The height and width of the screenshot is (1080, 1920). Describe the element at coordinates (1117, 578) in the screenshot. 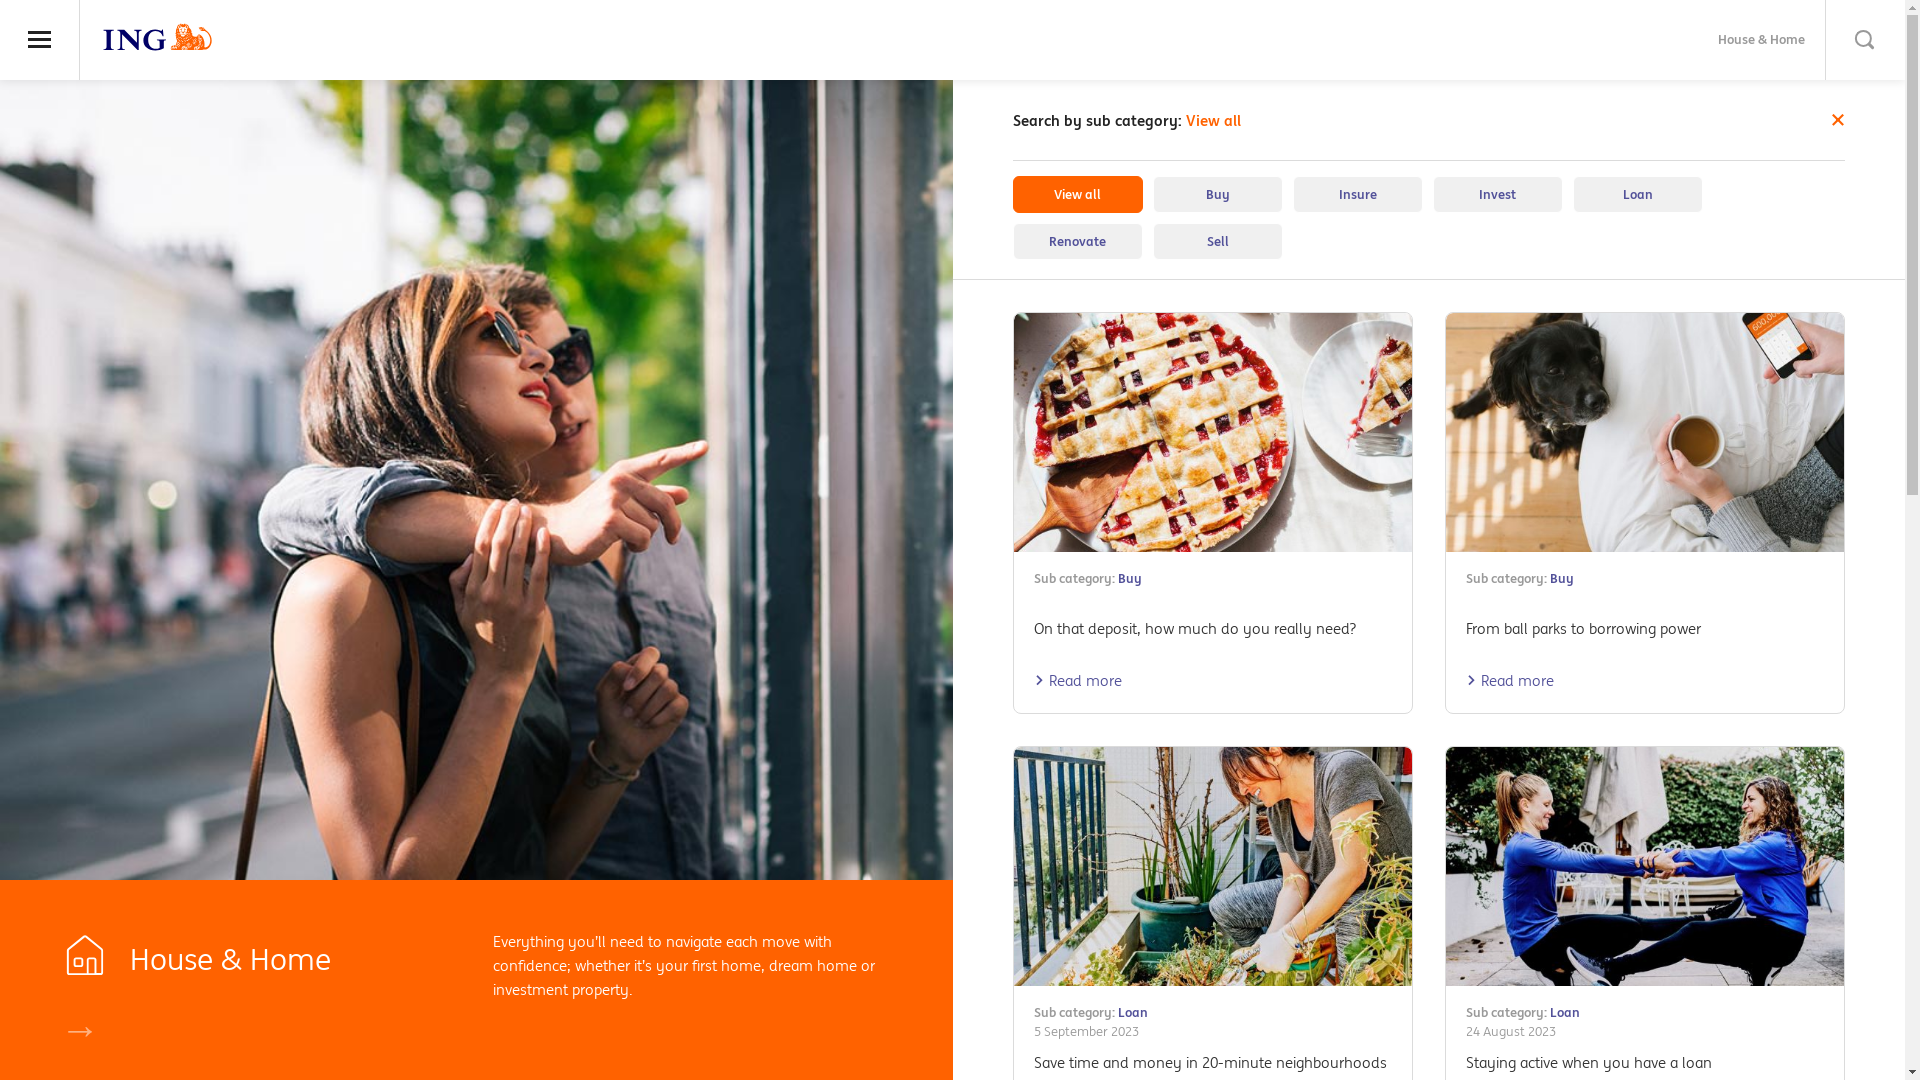

I see `'Buy'` at that location.